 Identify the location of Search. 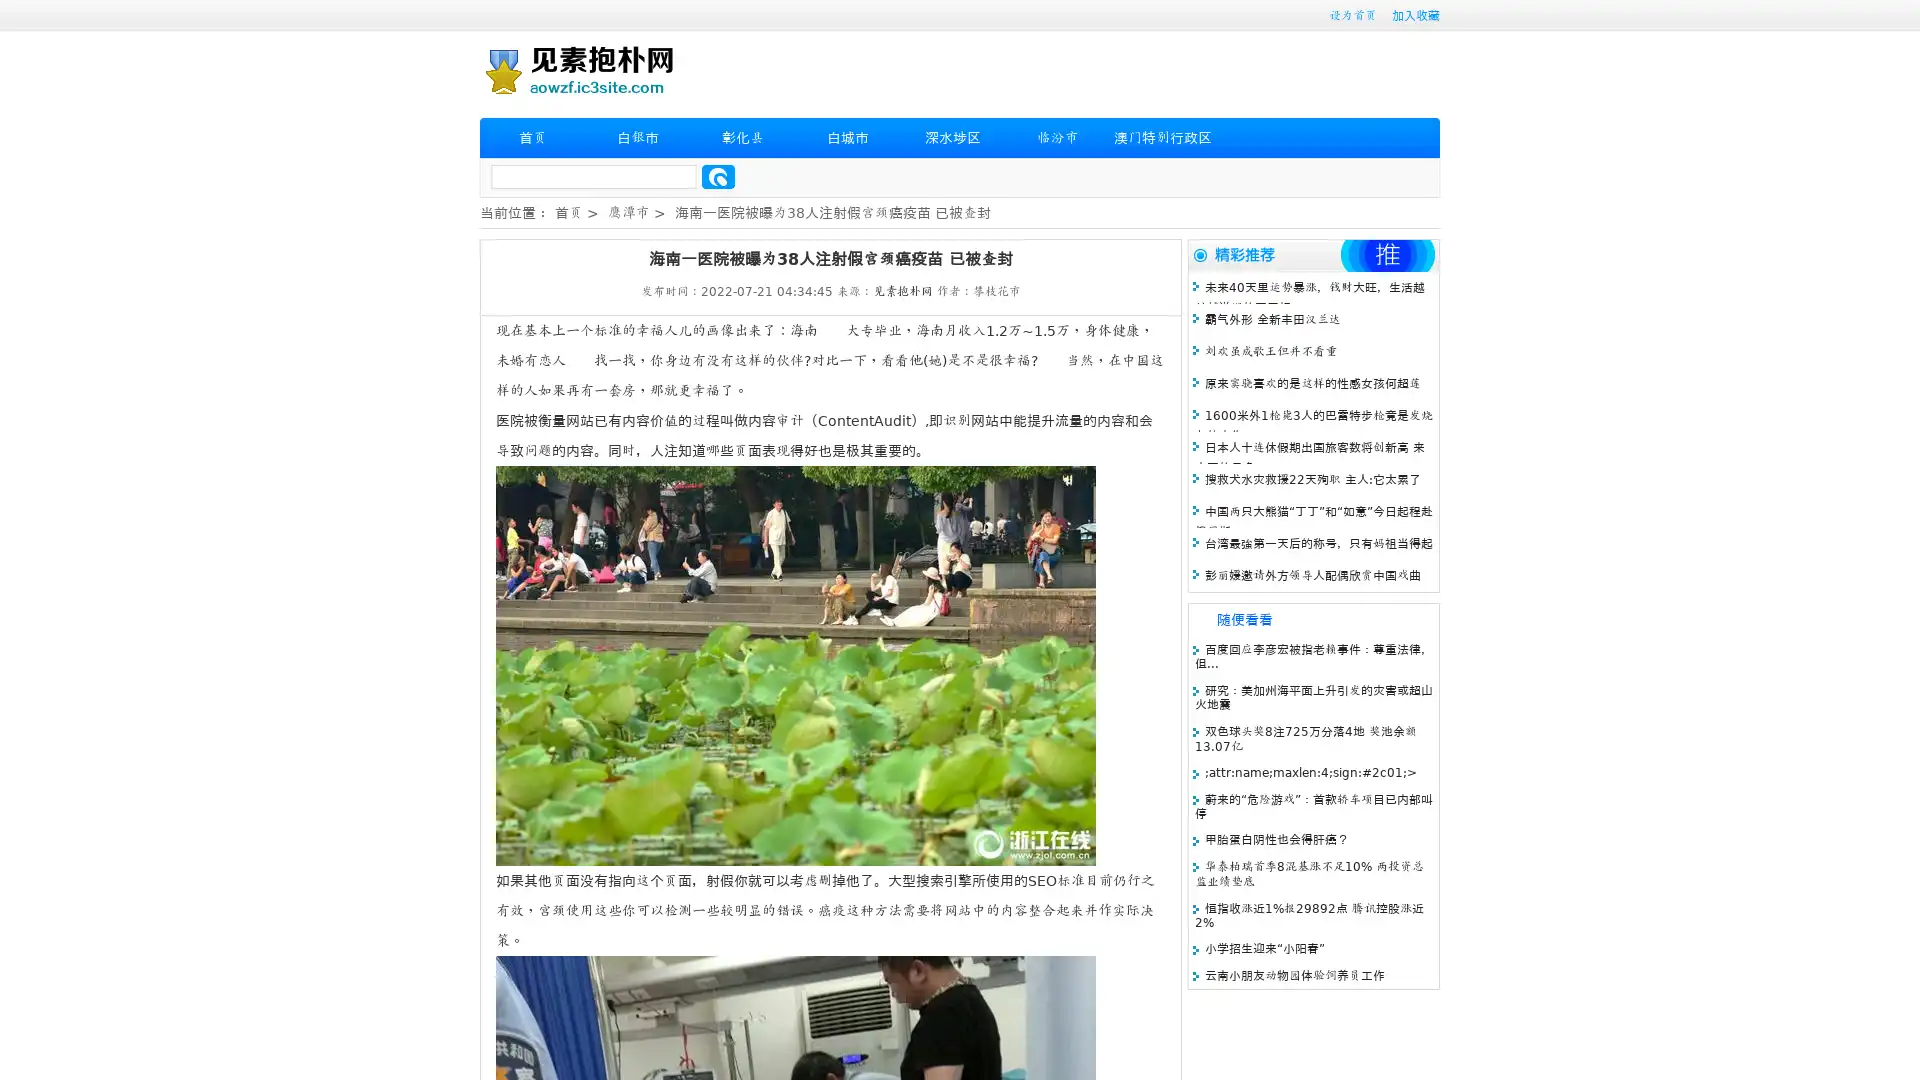
(718, 176).